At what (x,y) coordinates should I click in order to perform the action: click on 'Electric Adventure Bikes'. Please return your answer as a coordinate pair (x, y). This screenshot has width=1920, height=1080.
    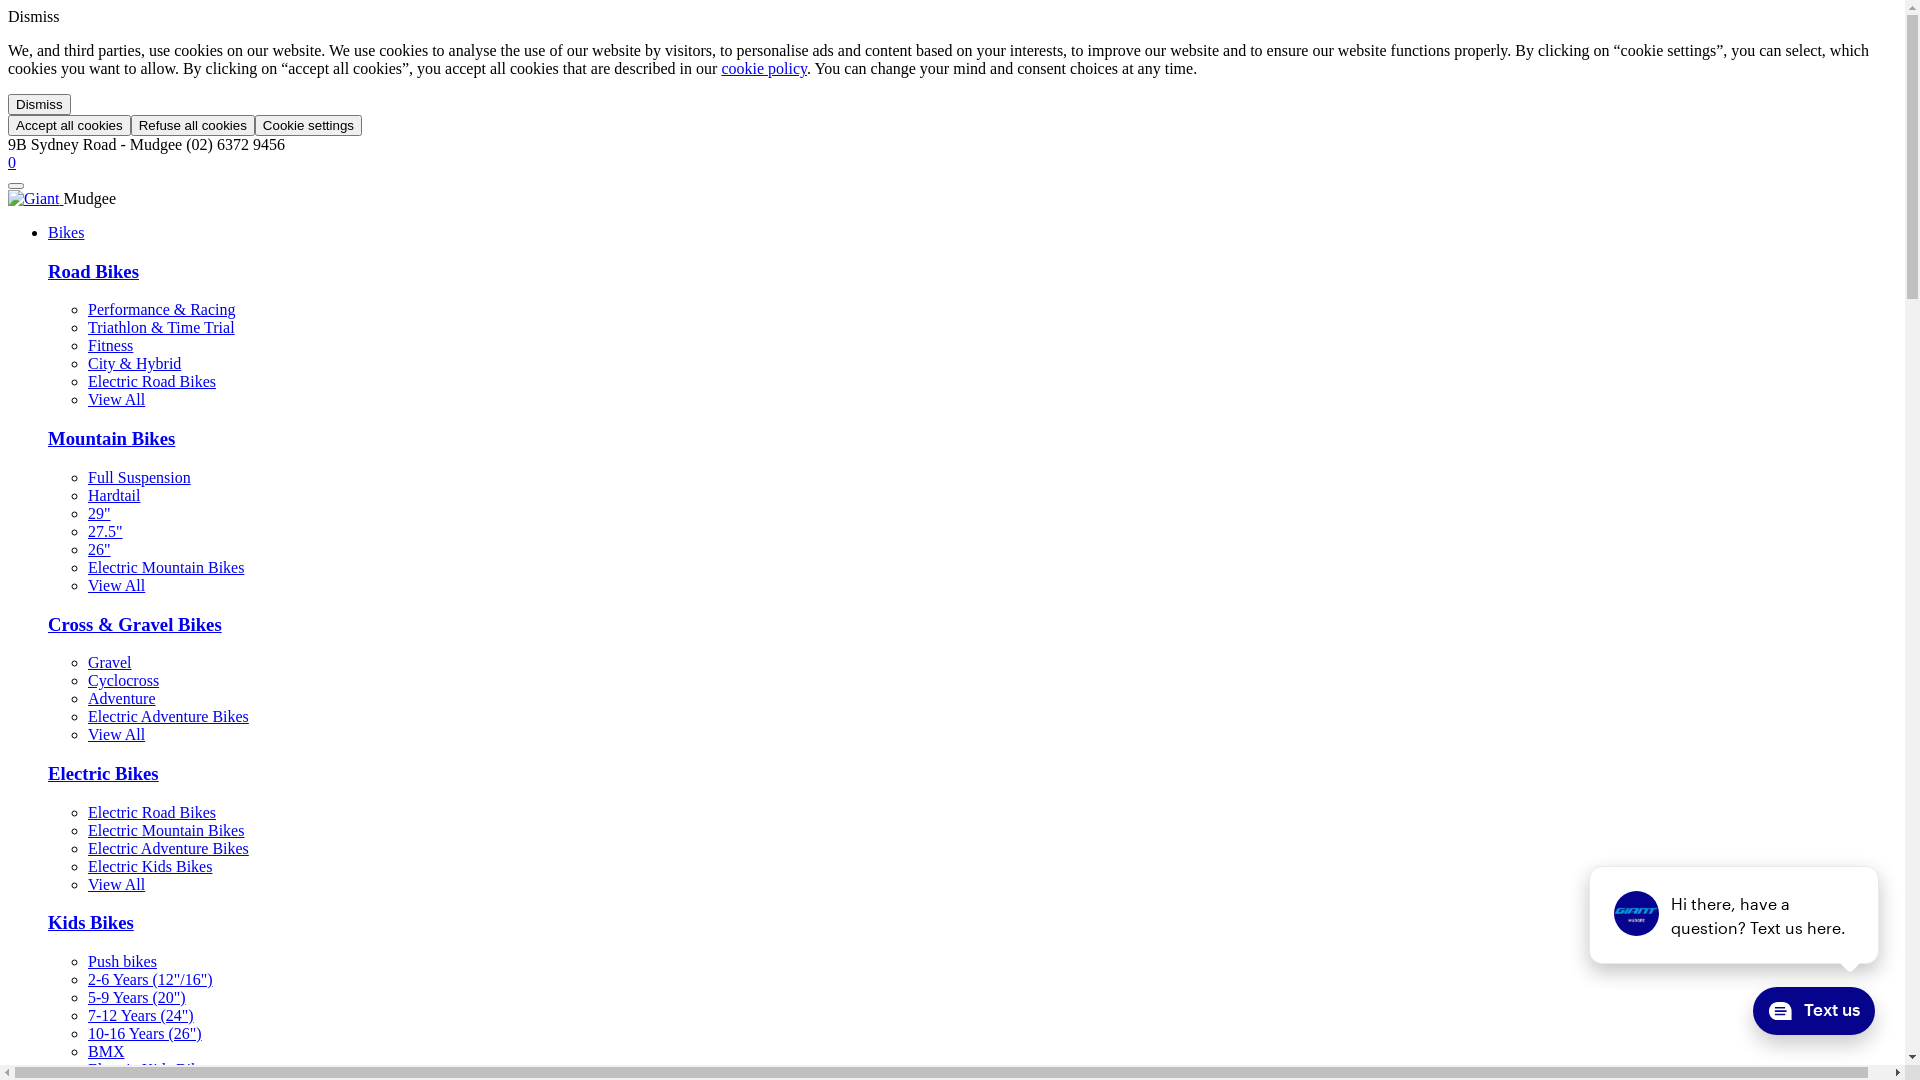
    Looking at the image, I should click on (168, 848).